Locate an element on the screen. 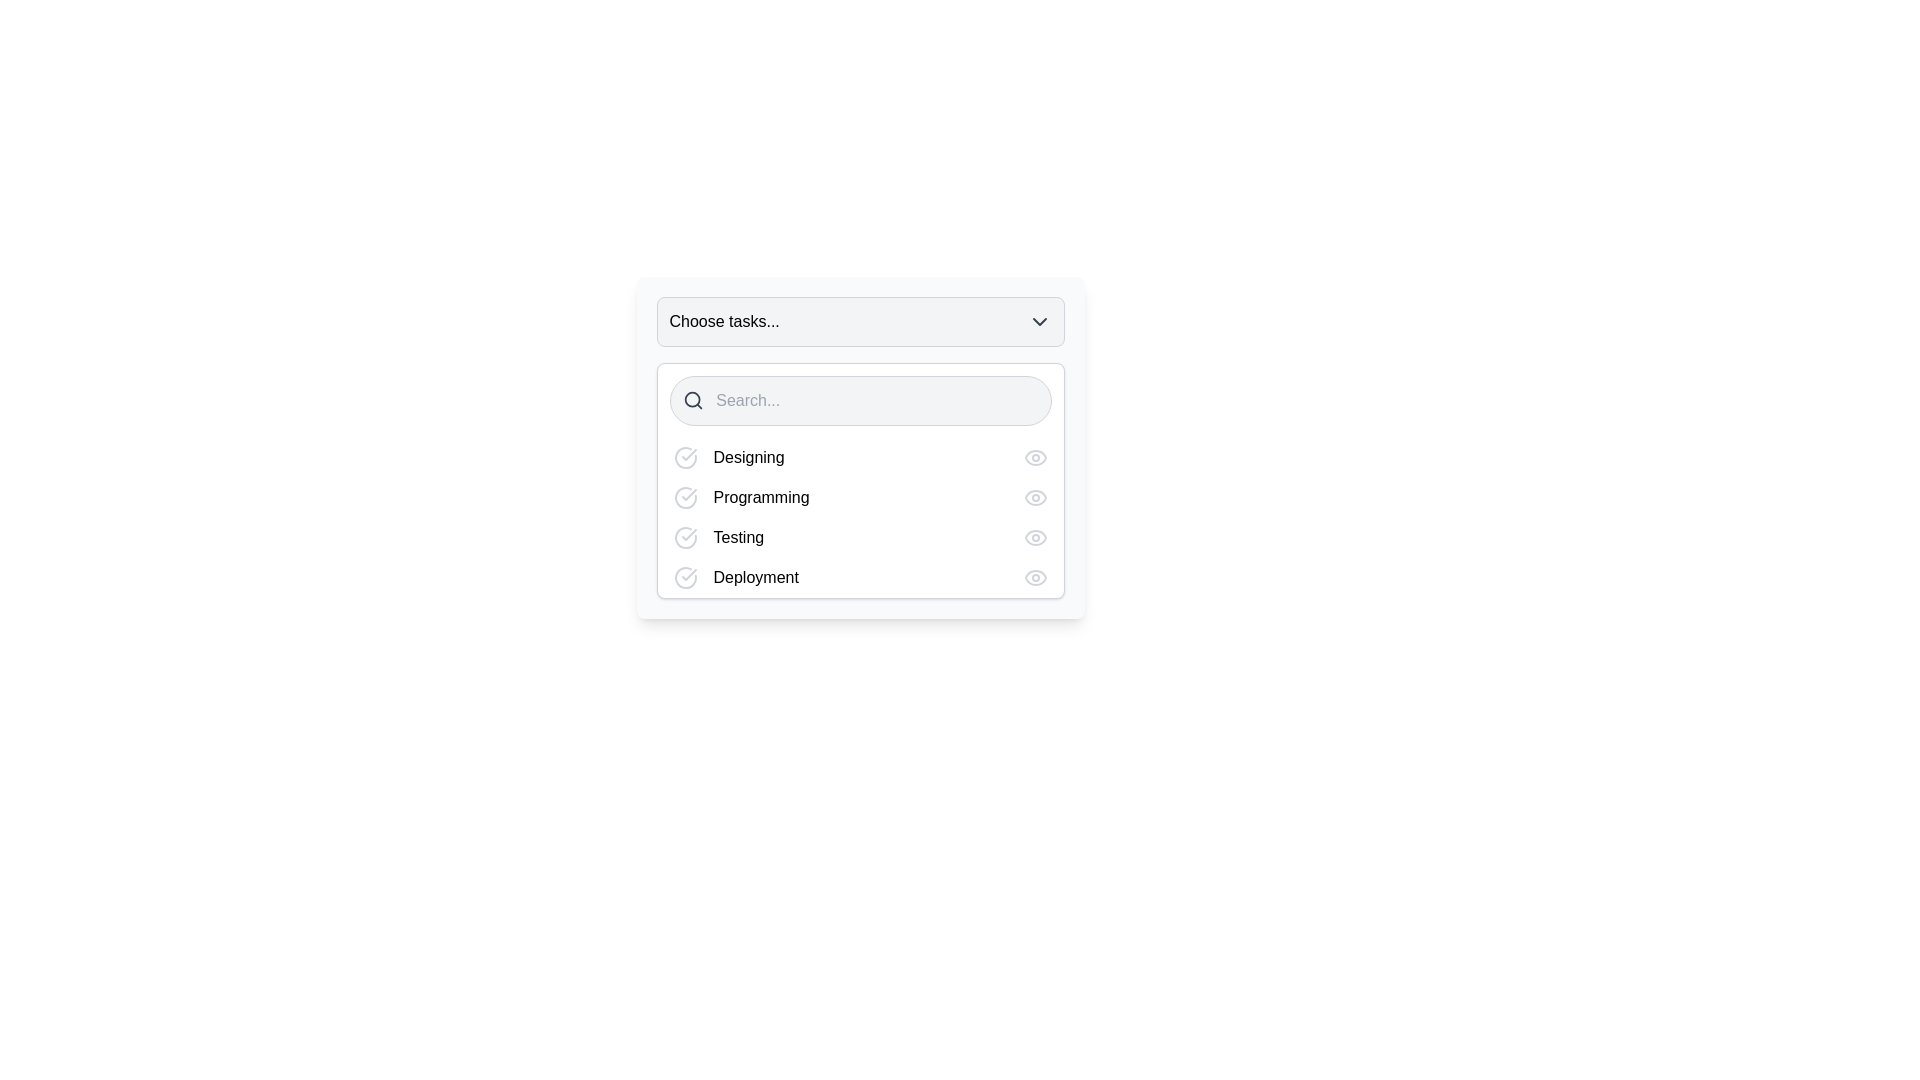  the circular magnifying glass icon located within the search input area, which is part of the search functionality next to the 'Choose tasks...' dropdown is located at coordinates (692, 400).